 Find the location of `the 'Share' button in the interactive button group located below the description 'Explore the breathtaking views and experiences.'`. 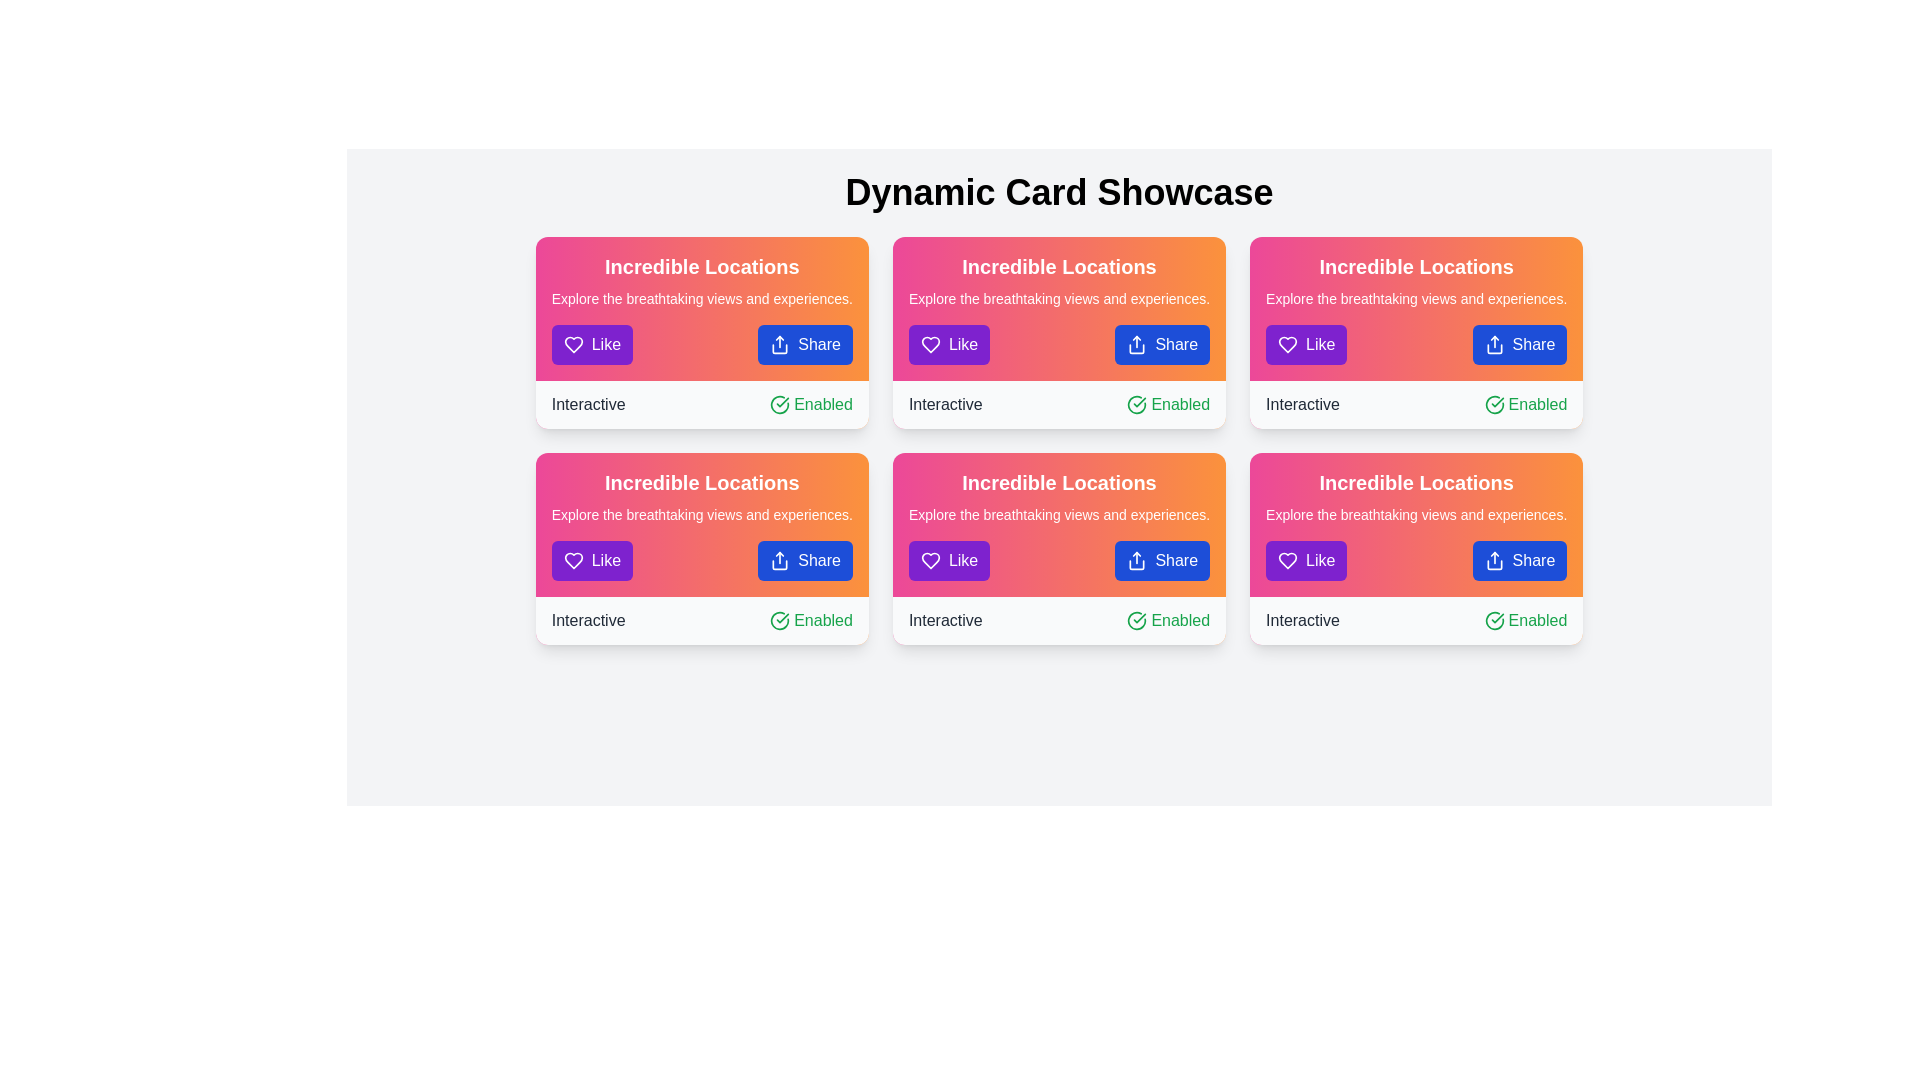

the 'Share' button in the interactive button group located below the description 'Explore the breathtaking views and experiences.' is located at coordinates (1415, 343).